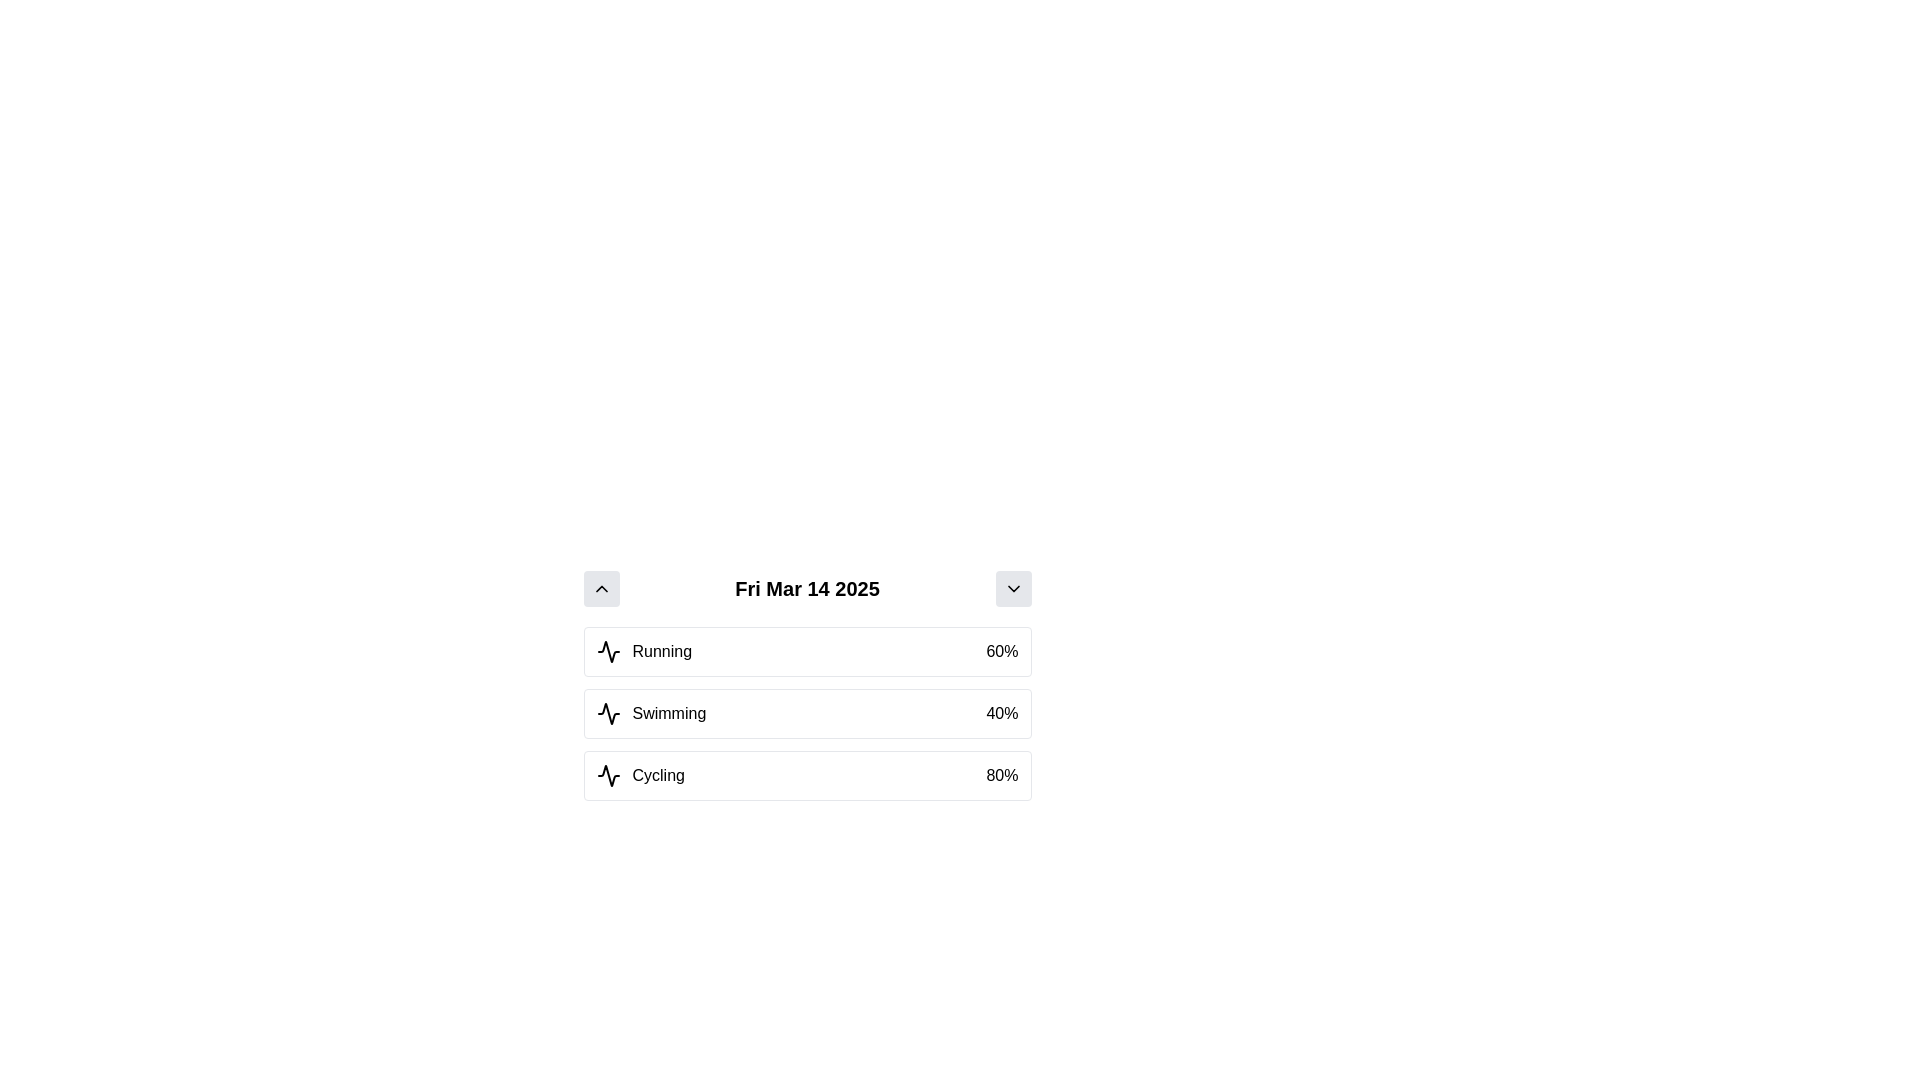  What do you see at coordinates (807, 651) in the screenshot?
I see `the first list item displaying 'Running' and '60%' in the vertically grouped dataset` at bounding box center [807, 651].